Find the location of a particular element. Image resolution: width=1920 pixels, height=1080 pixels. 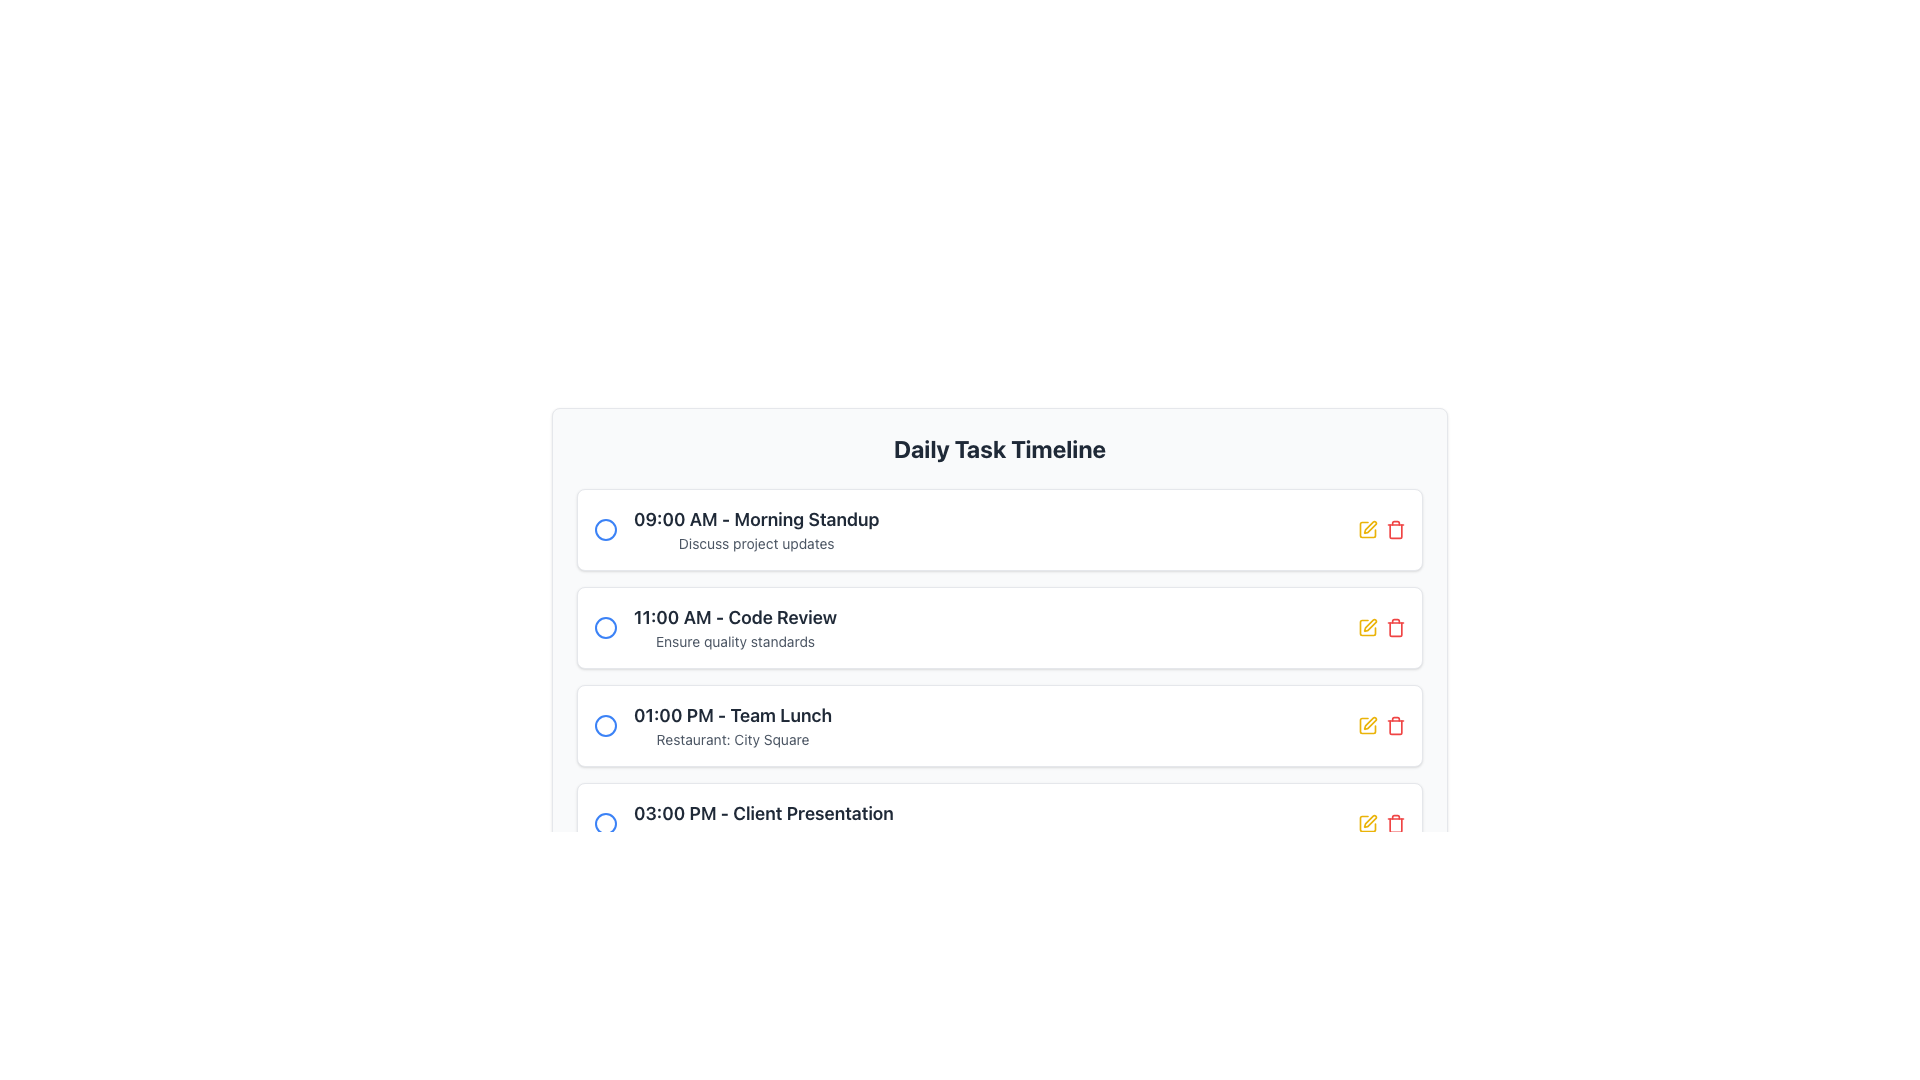

the text label providing details about the event '01:00 PM - Team Lunch', which is the second line of text in this entry is located at coordinates (732, 740).